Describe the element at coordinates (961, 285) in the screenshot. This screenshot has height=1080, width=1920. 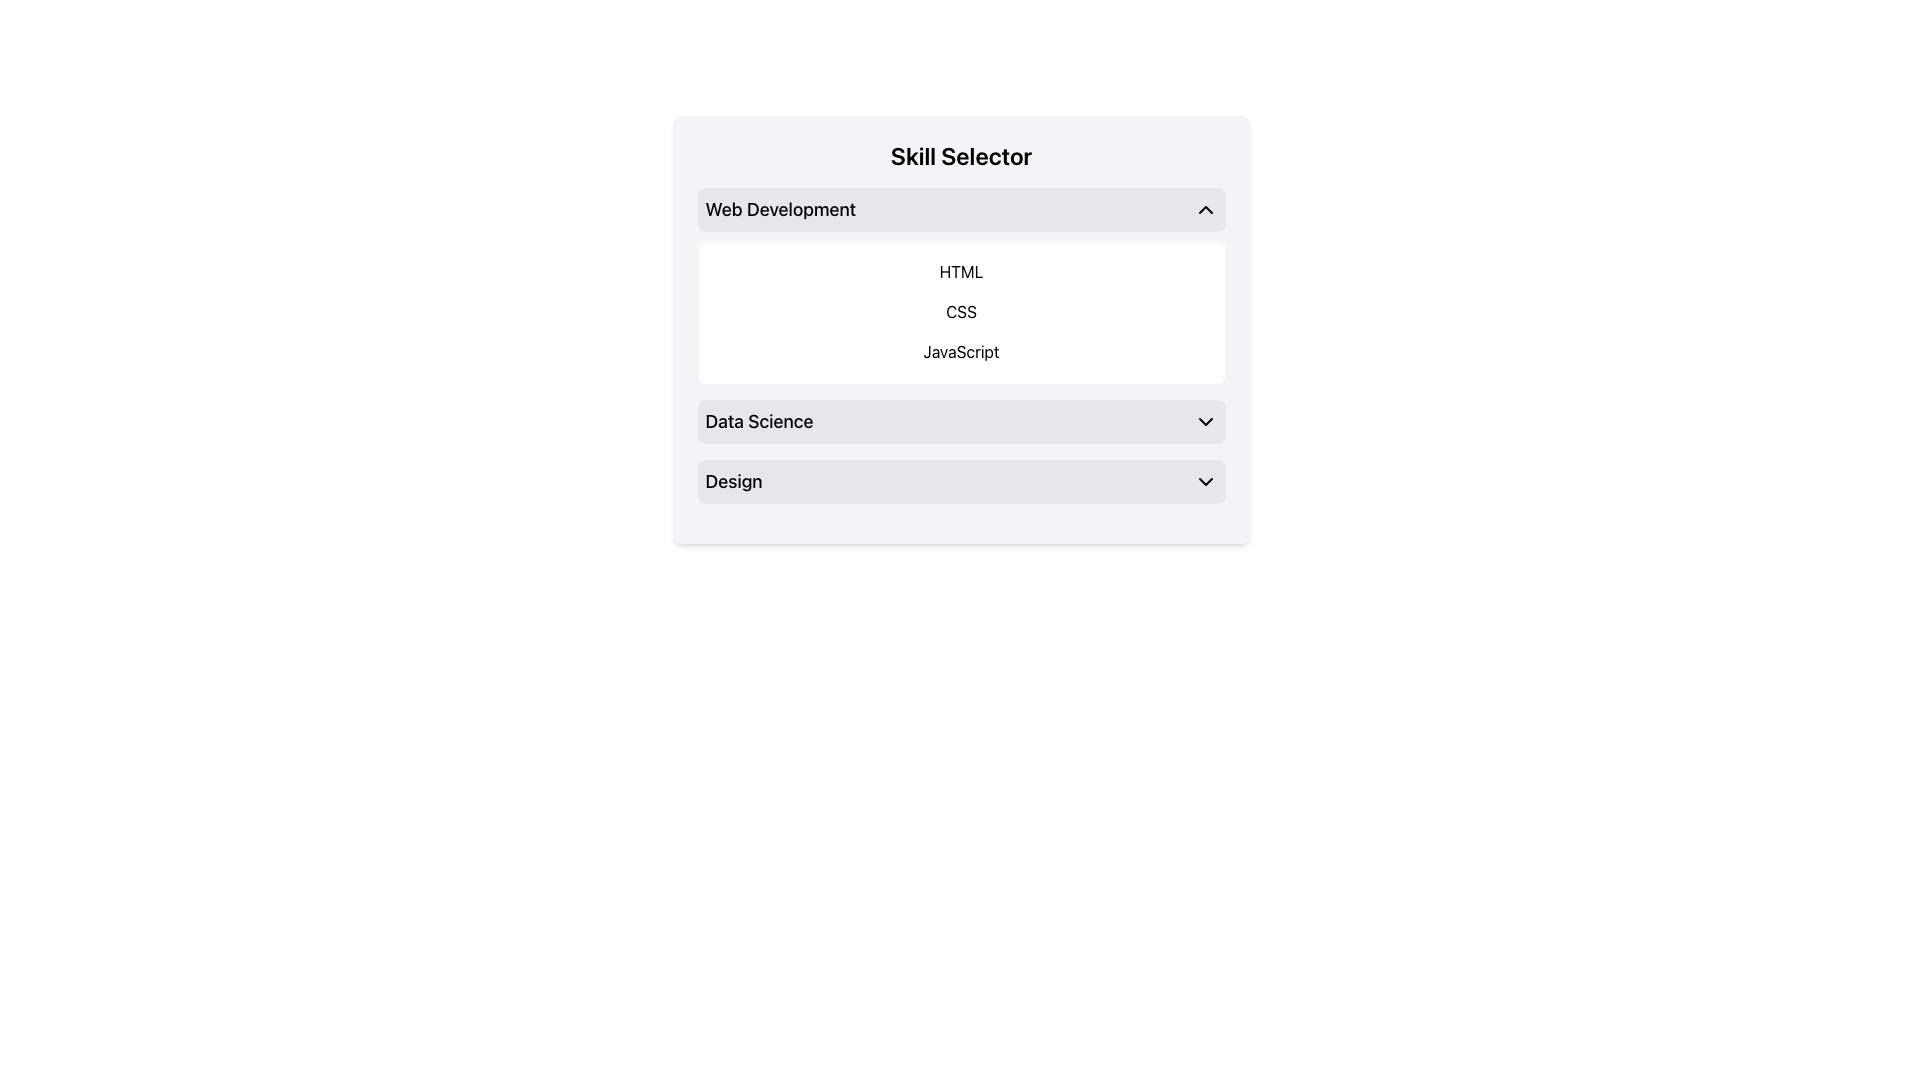
I see `one of the selectable items in the interactive list under the 'Web Development' category, positioned directly below the 'Web Development' header` at that location.